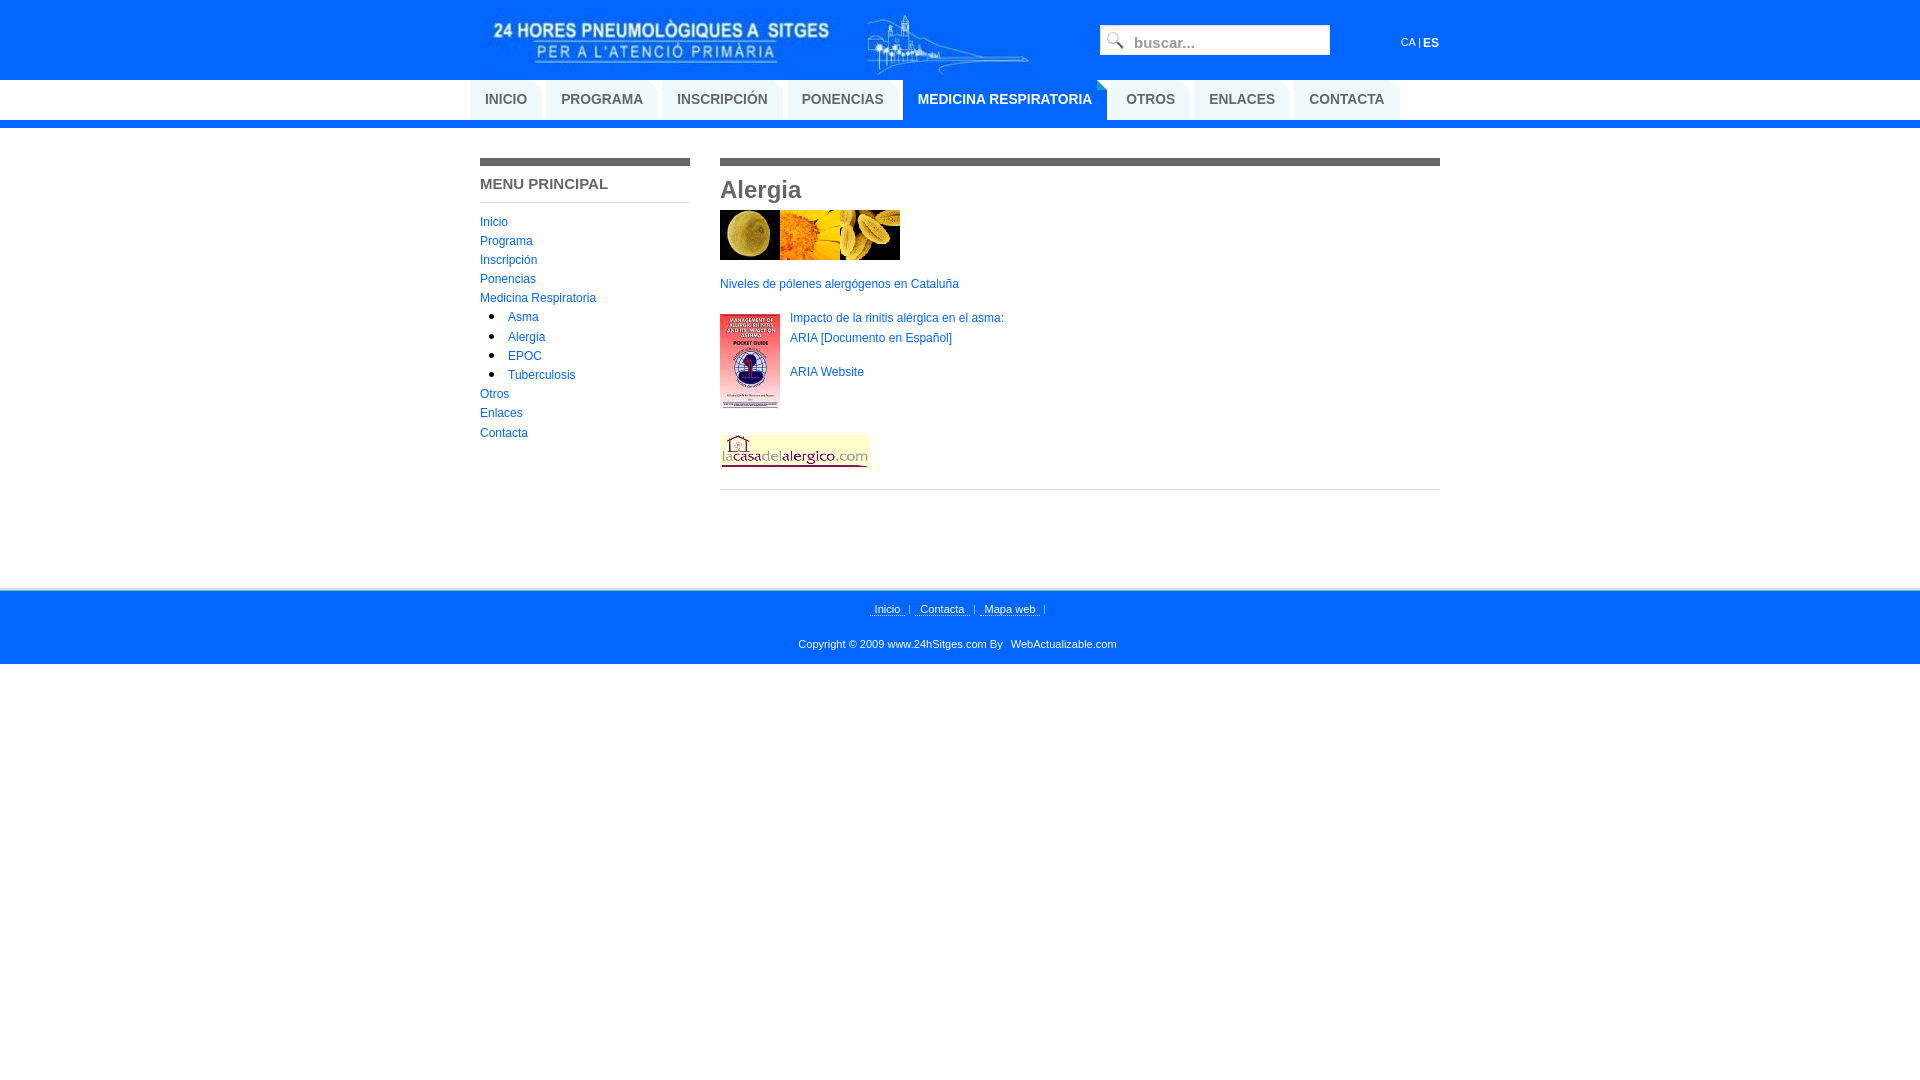  Describe the element at coordinates (524, 354) in the screenshot. I see `'EPOC'` at that location.